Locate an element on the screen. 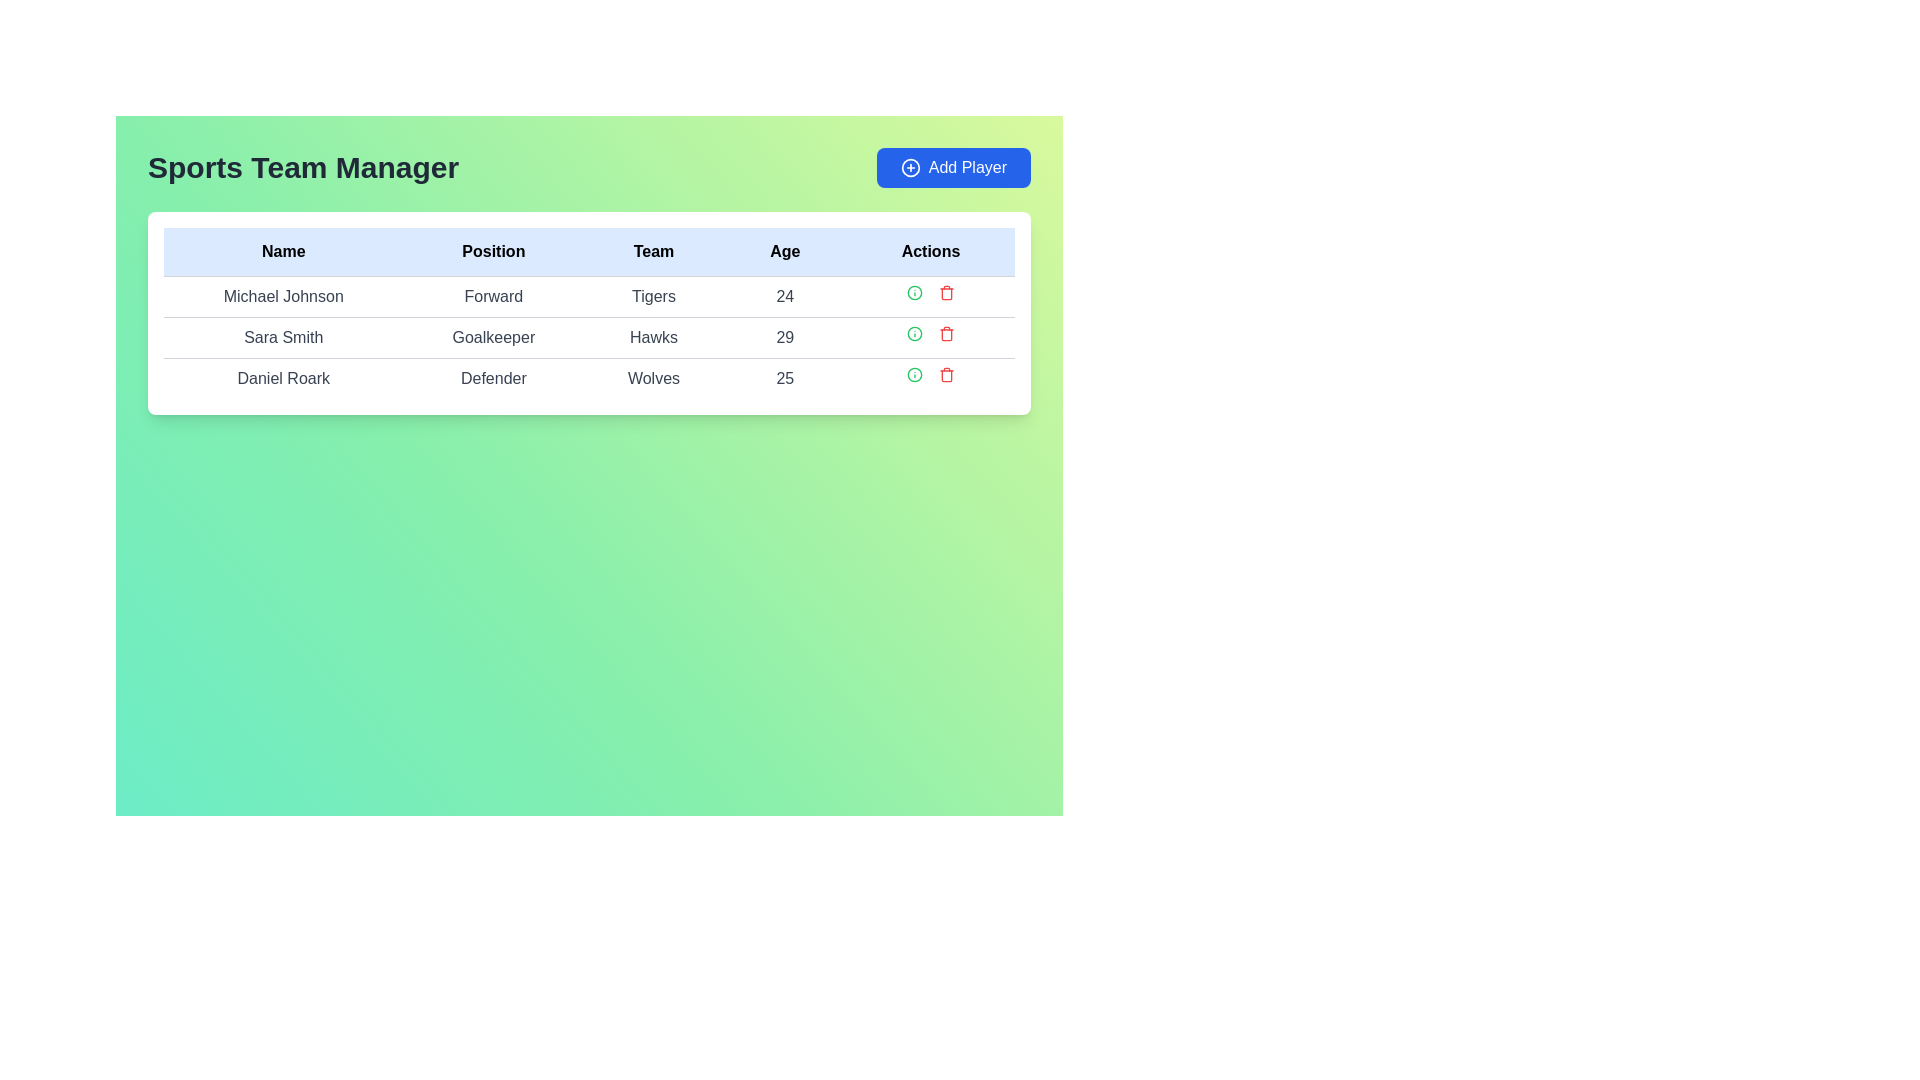 Image resolution: width=1920 pixels, height=1080 pixels. the non-interactive age display for 'Sara Smith' in the fourth column of the second row in the data table is located at coordinates (784, 337).